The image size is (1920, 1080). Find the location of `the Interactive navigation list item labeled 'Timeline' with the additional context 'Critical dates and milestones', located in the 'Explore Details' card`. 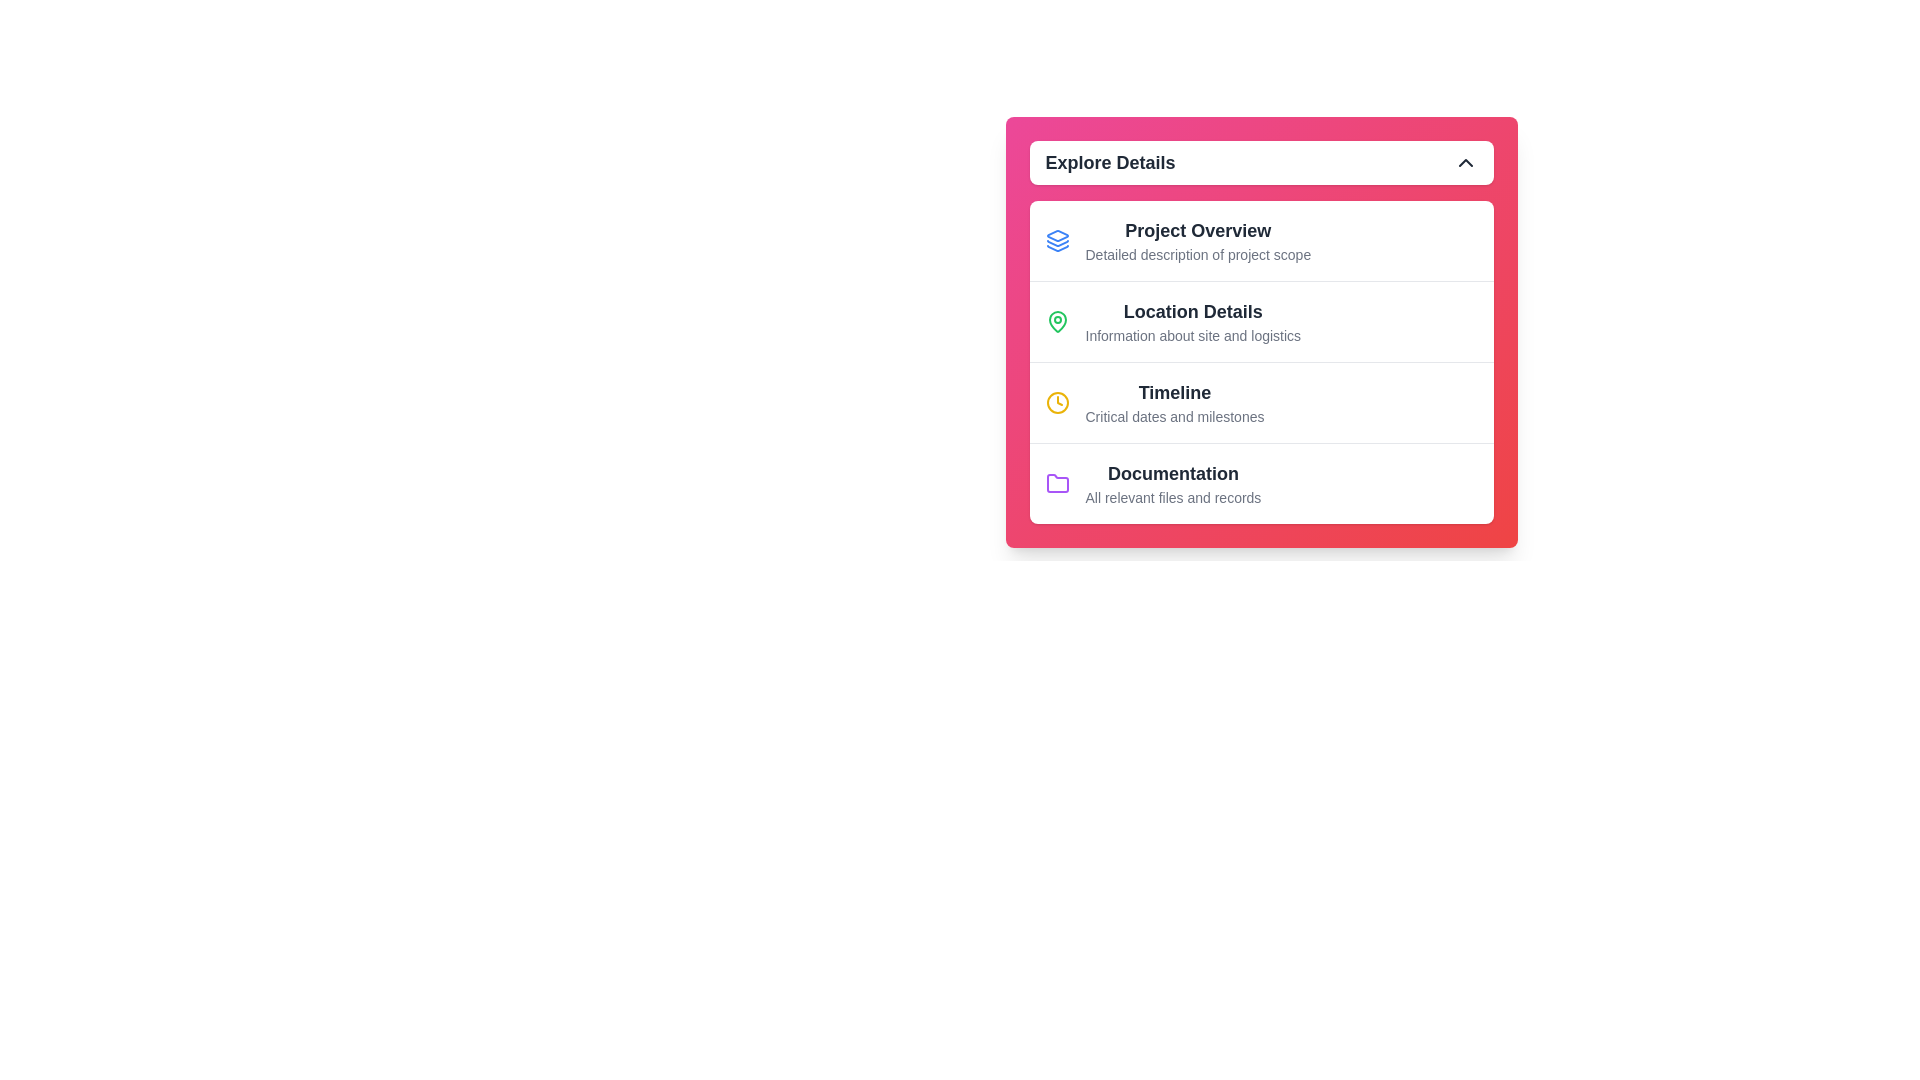

the Interactive navigation list item labeled 'Timeline' with the additional context 'Critical dates and milestones', located in the 'Explore Details' card is located at coordinates (1175, 402).